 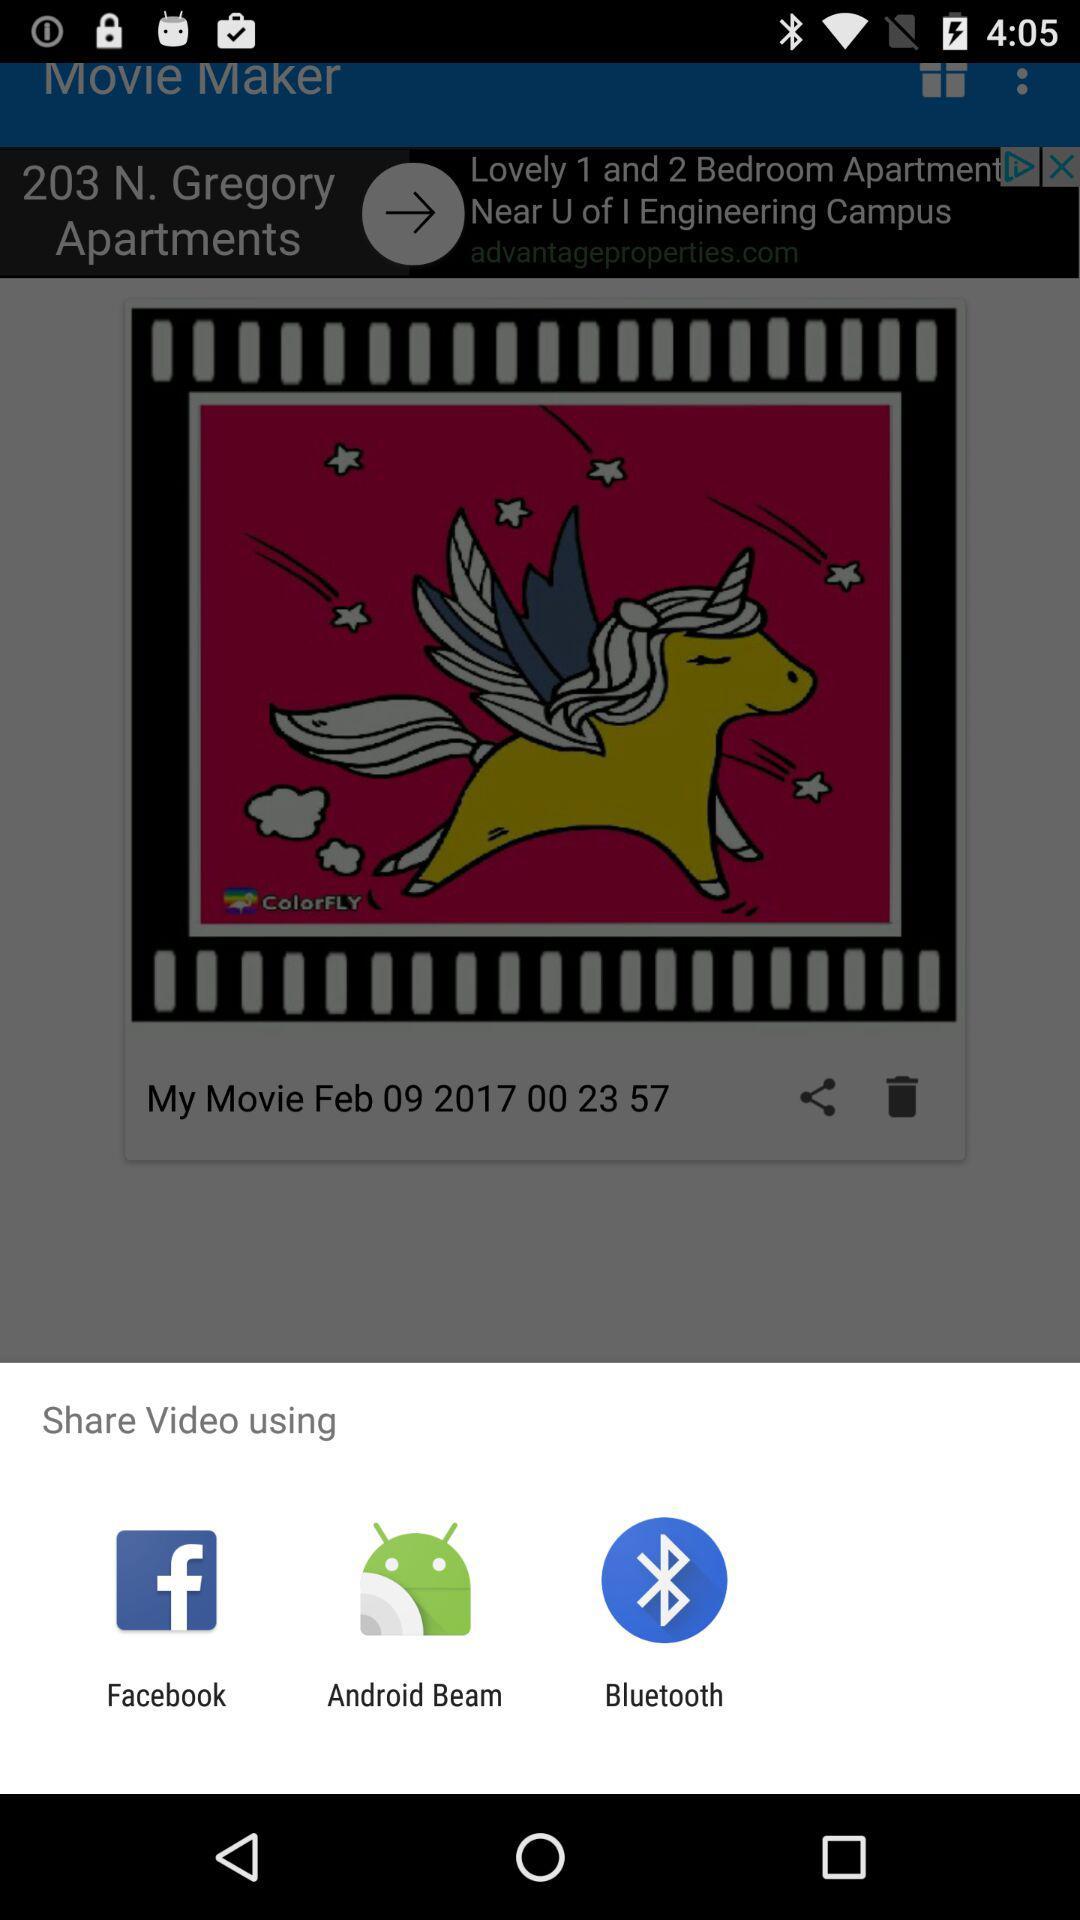 What do you see at coordinates (664, 1711) in the screenshot?
I see `app to the right of android beam item` at bounding box center [664, 1711].